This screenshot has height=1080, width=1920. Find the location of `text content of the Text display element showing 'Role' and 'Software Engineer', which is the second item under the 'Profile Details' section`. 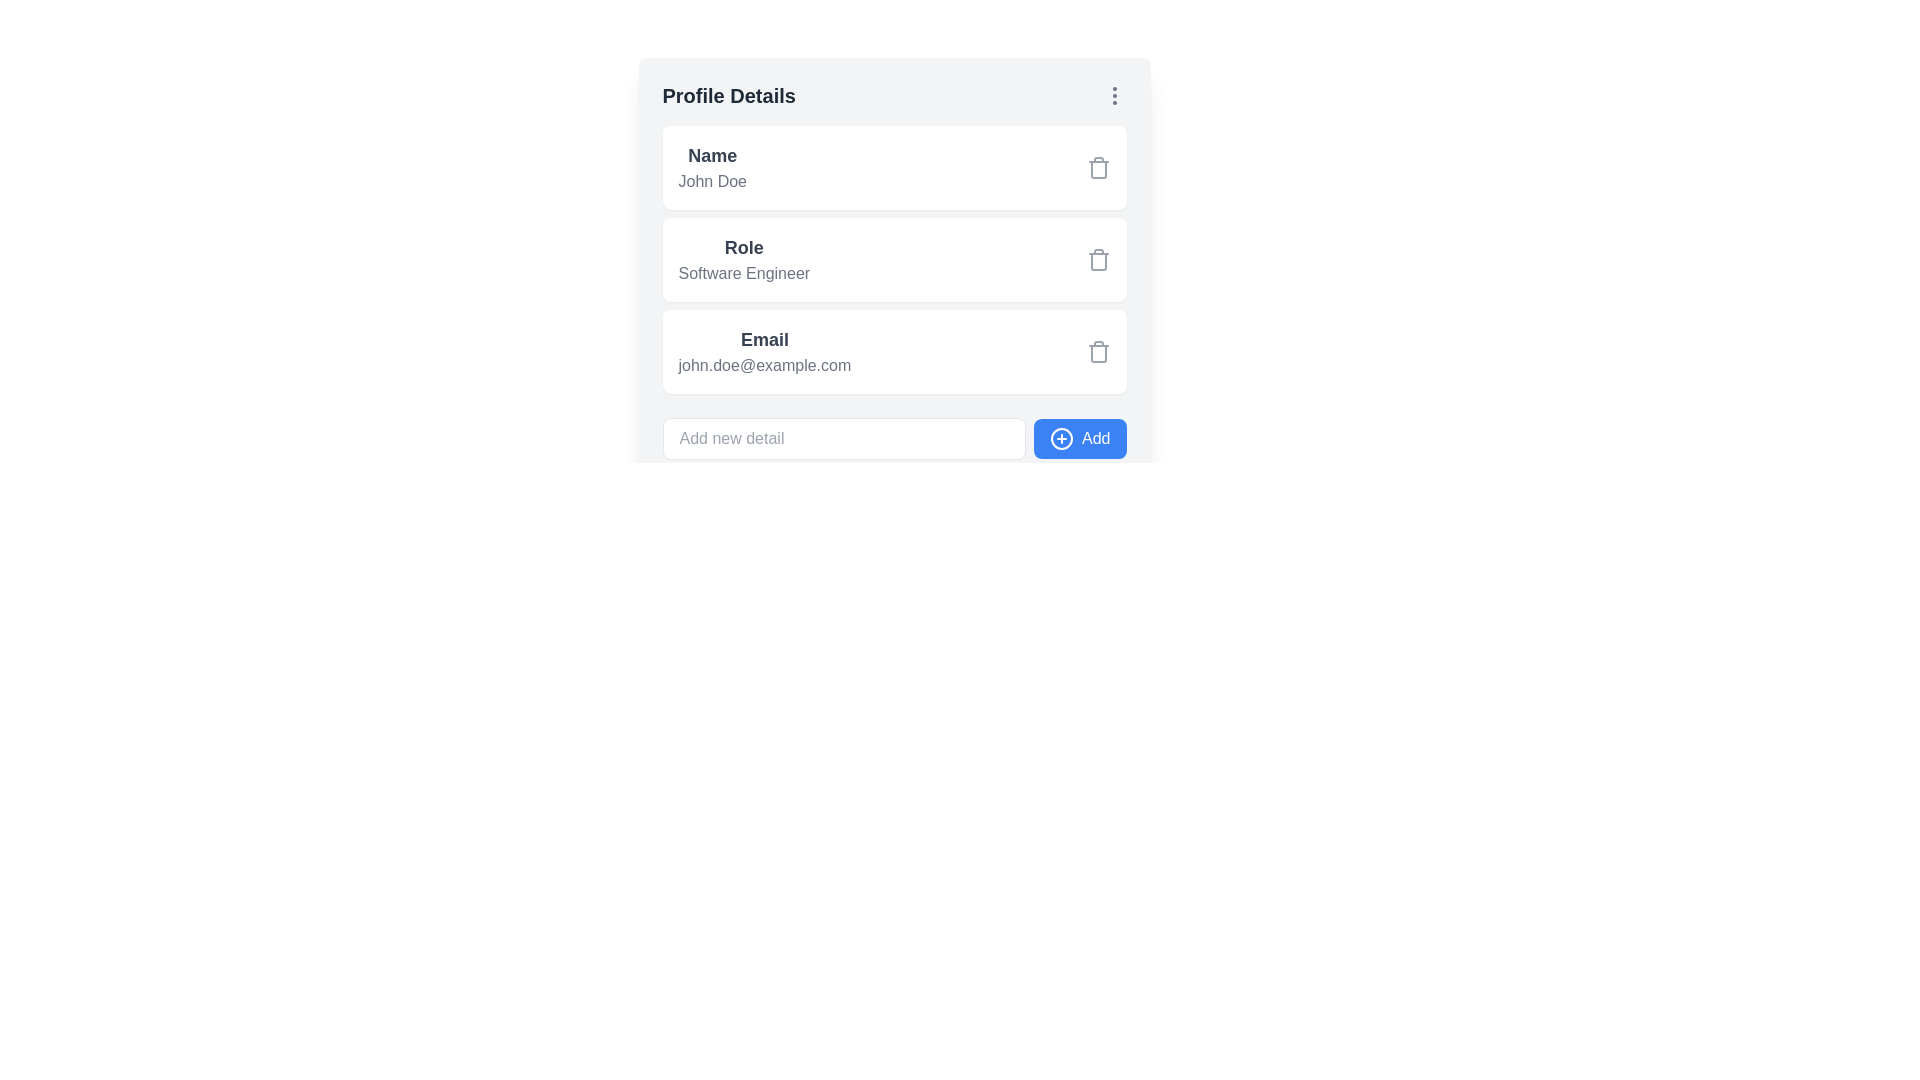

text content of the Text display element showing 'Role' and 'Software Engineer', which is the second item under the 'Profile Details' section is located at coordinates (743, 258).